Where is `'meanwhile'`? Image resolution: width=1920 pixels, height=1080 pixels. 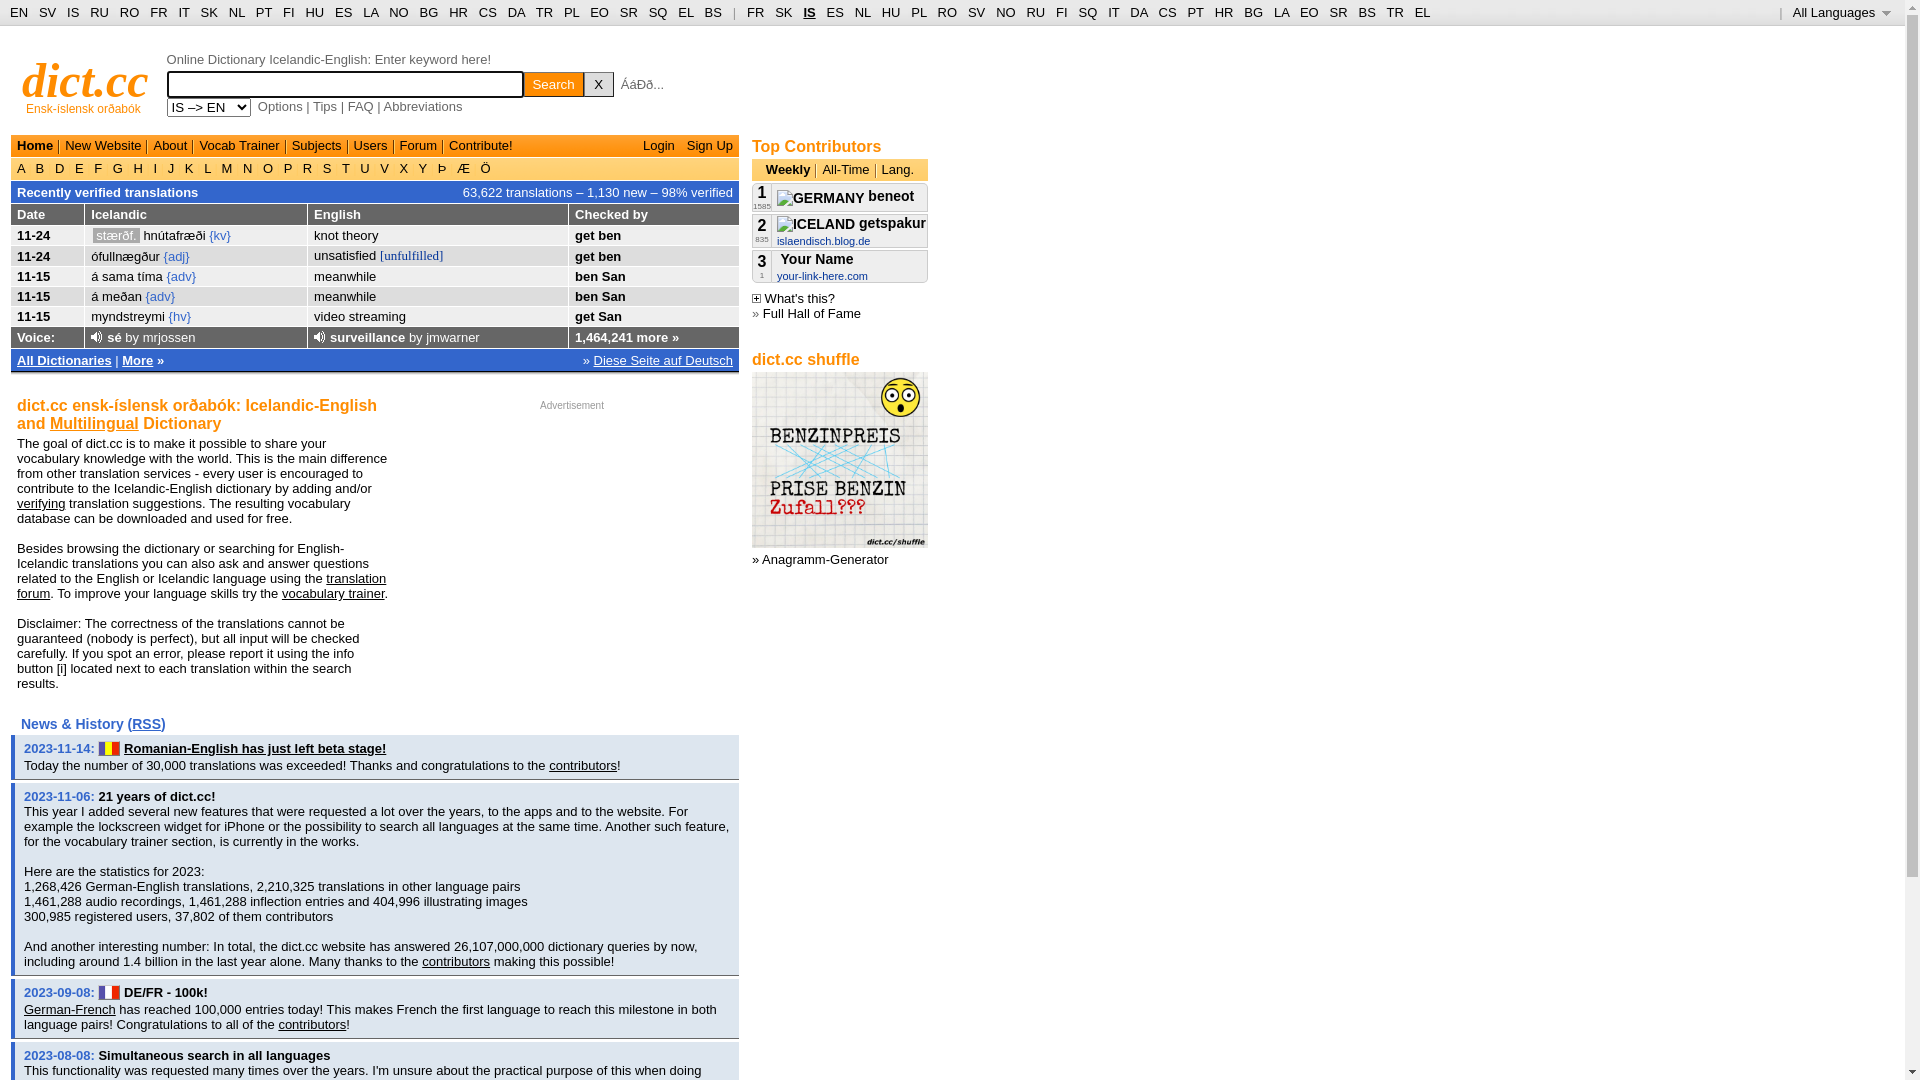 'meanwhile' is located at coordinates (345, 276).